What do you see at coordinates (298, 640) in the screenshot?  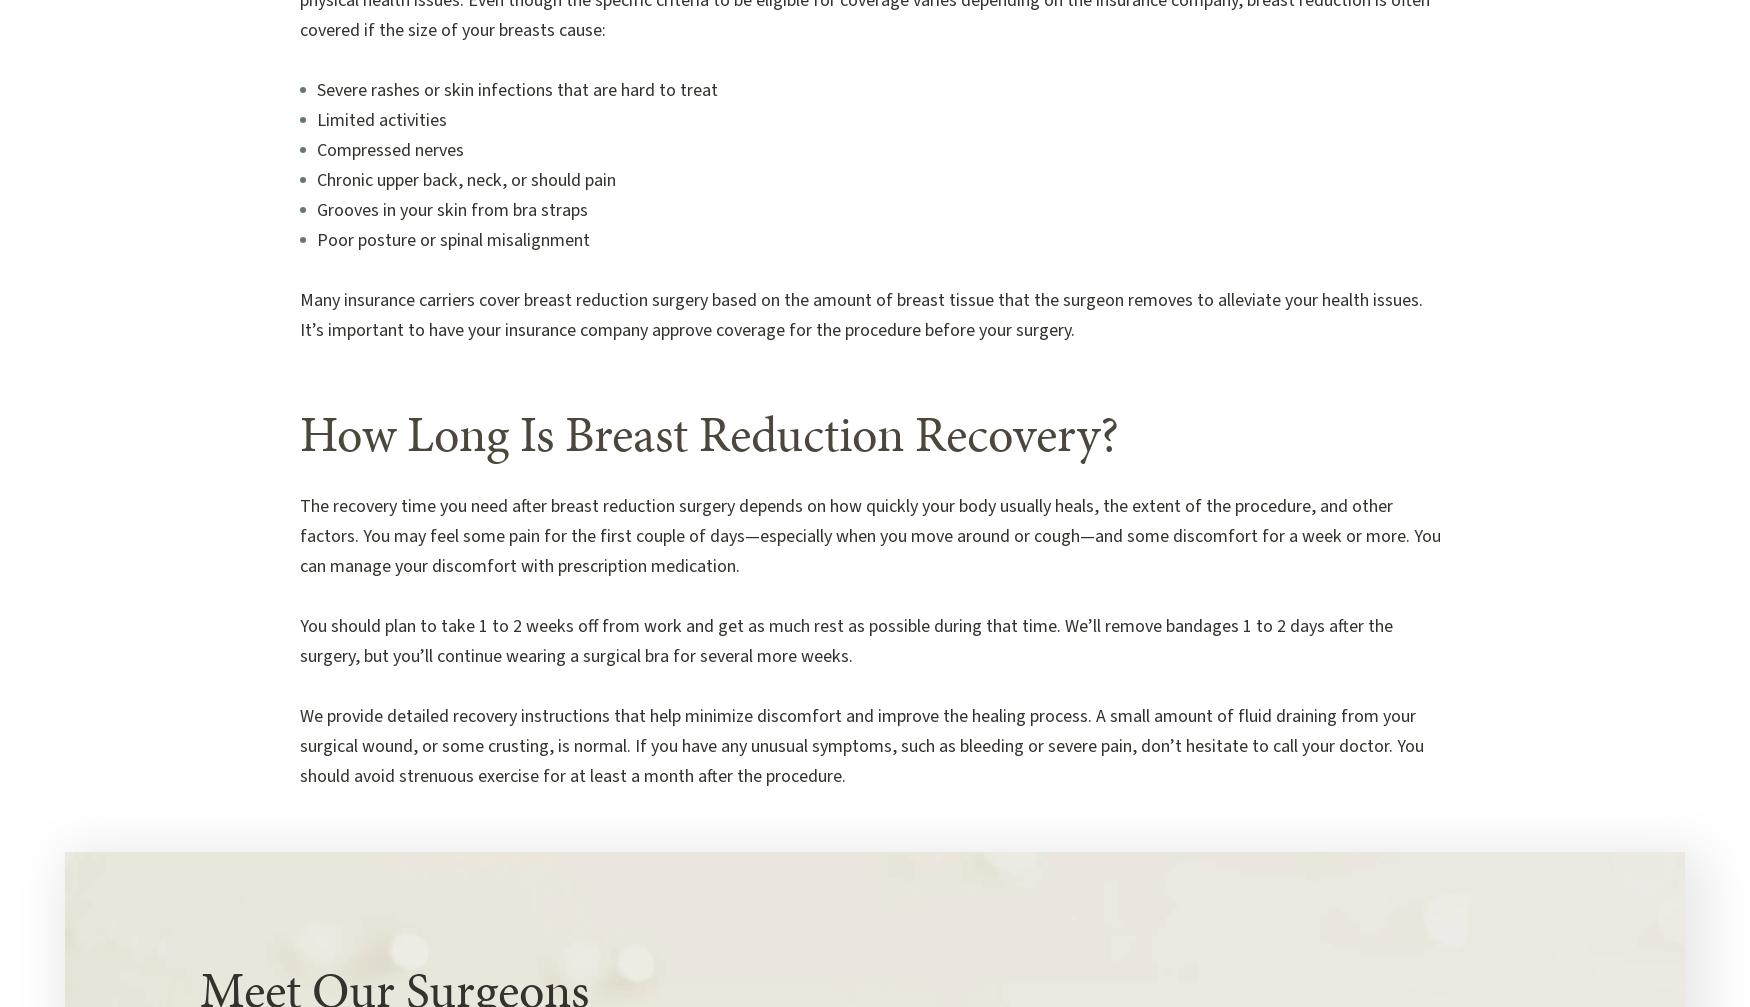 I see `'You should plan to take 1 to 2 weeks off from work and get as much rest as possible during that time. We’ll remove bandages 1 to 2 days after the surgery, but you’ll continue wearing a surgical bra for several more weeks.'` at bounding box center [298, 640].